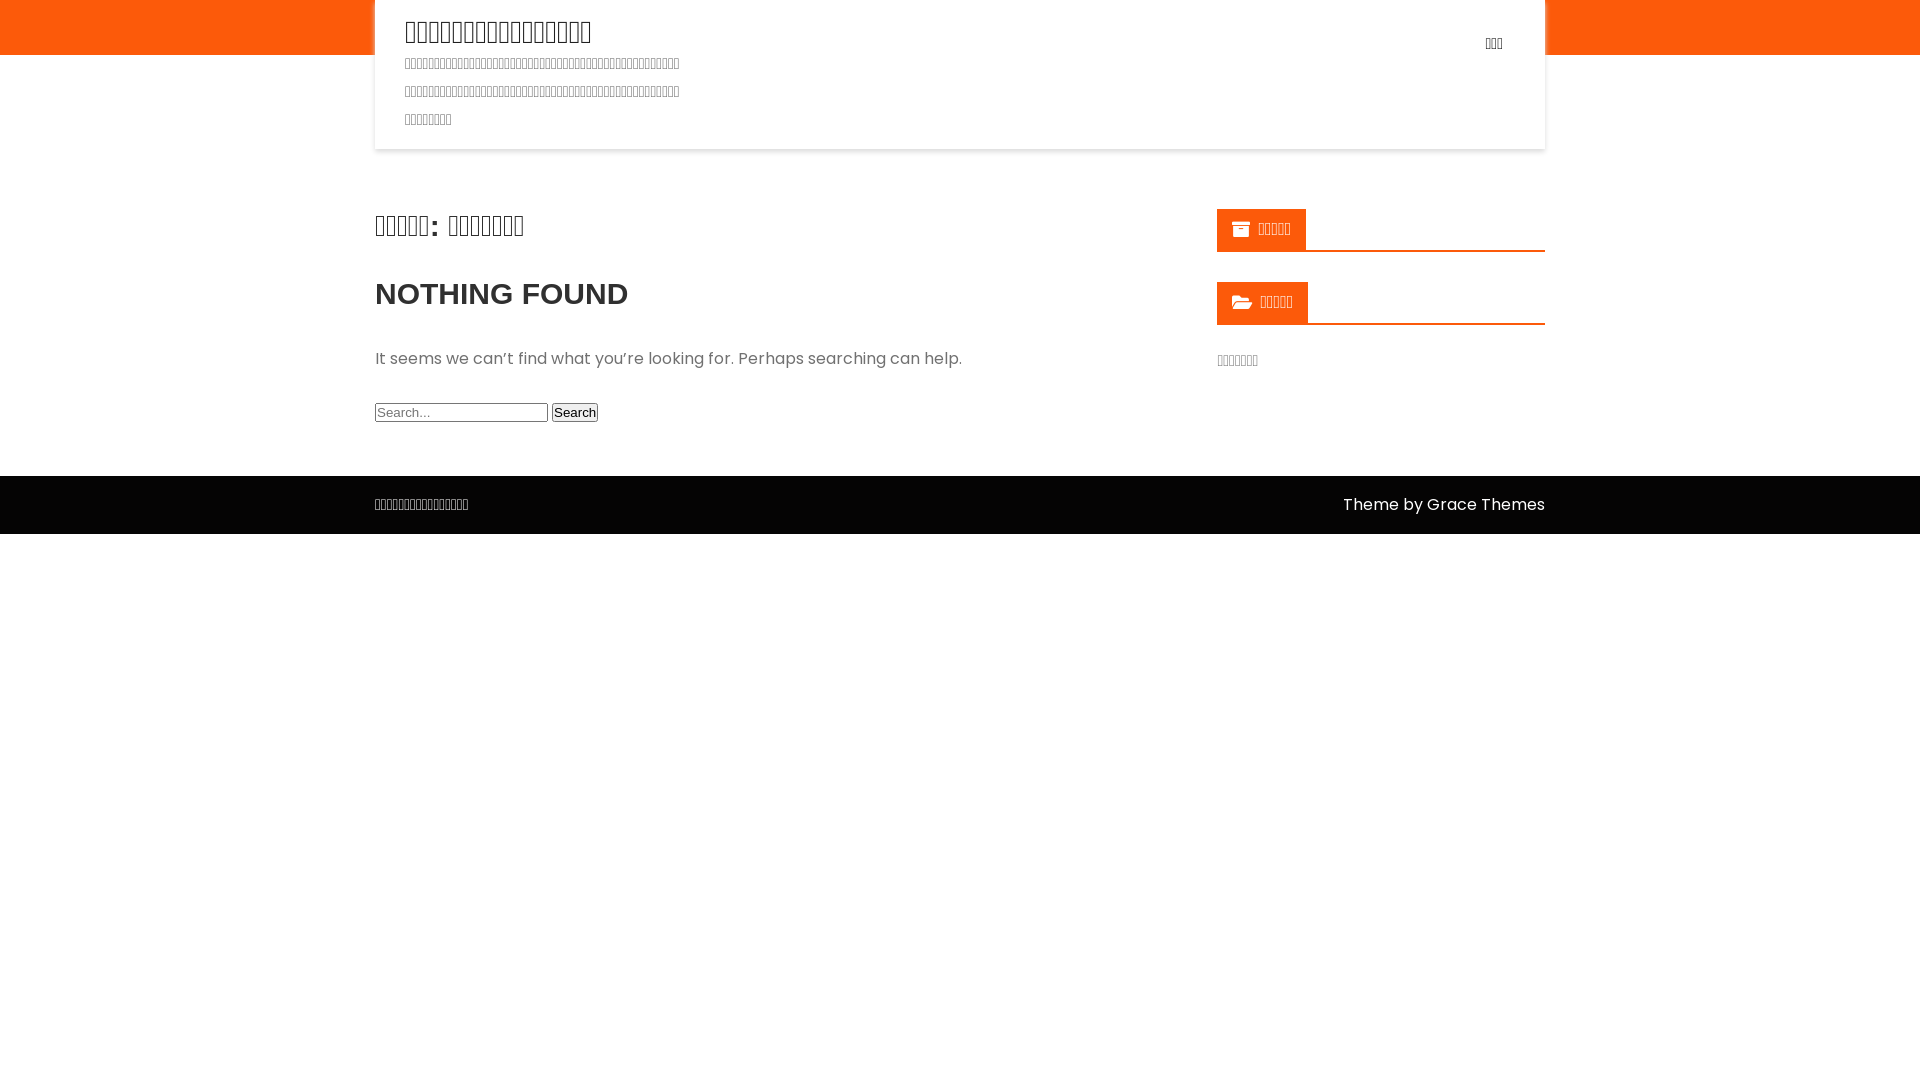 This screenshot has width=1920, height=1080. What do you see at coordinates (552, 411) in the screenshot?
I see `'Search'` at bounding box center [552, 411].